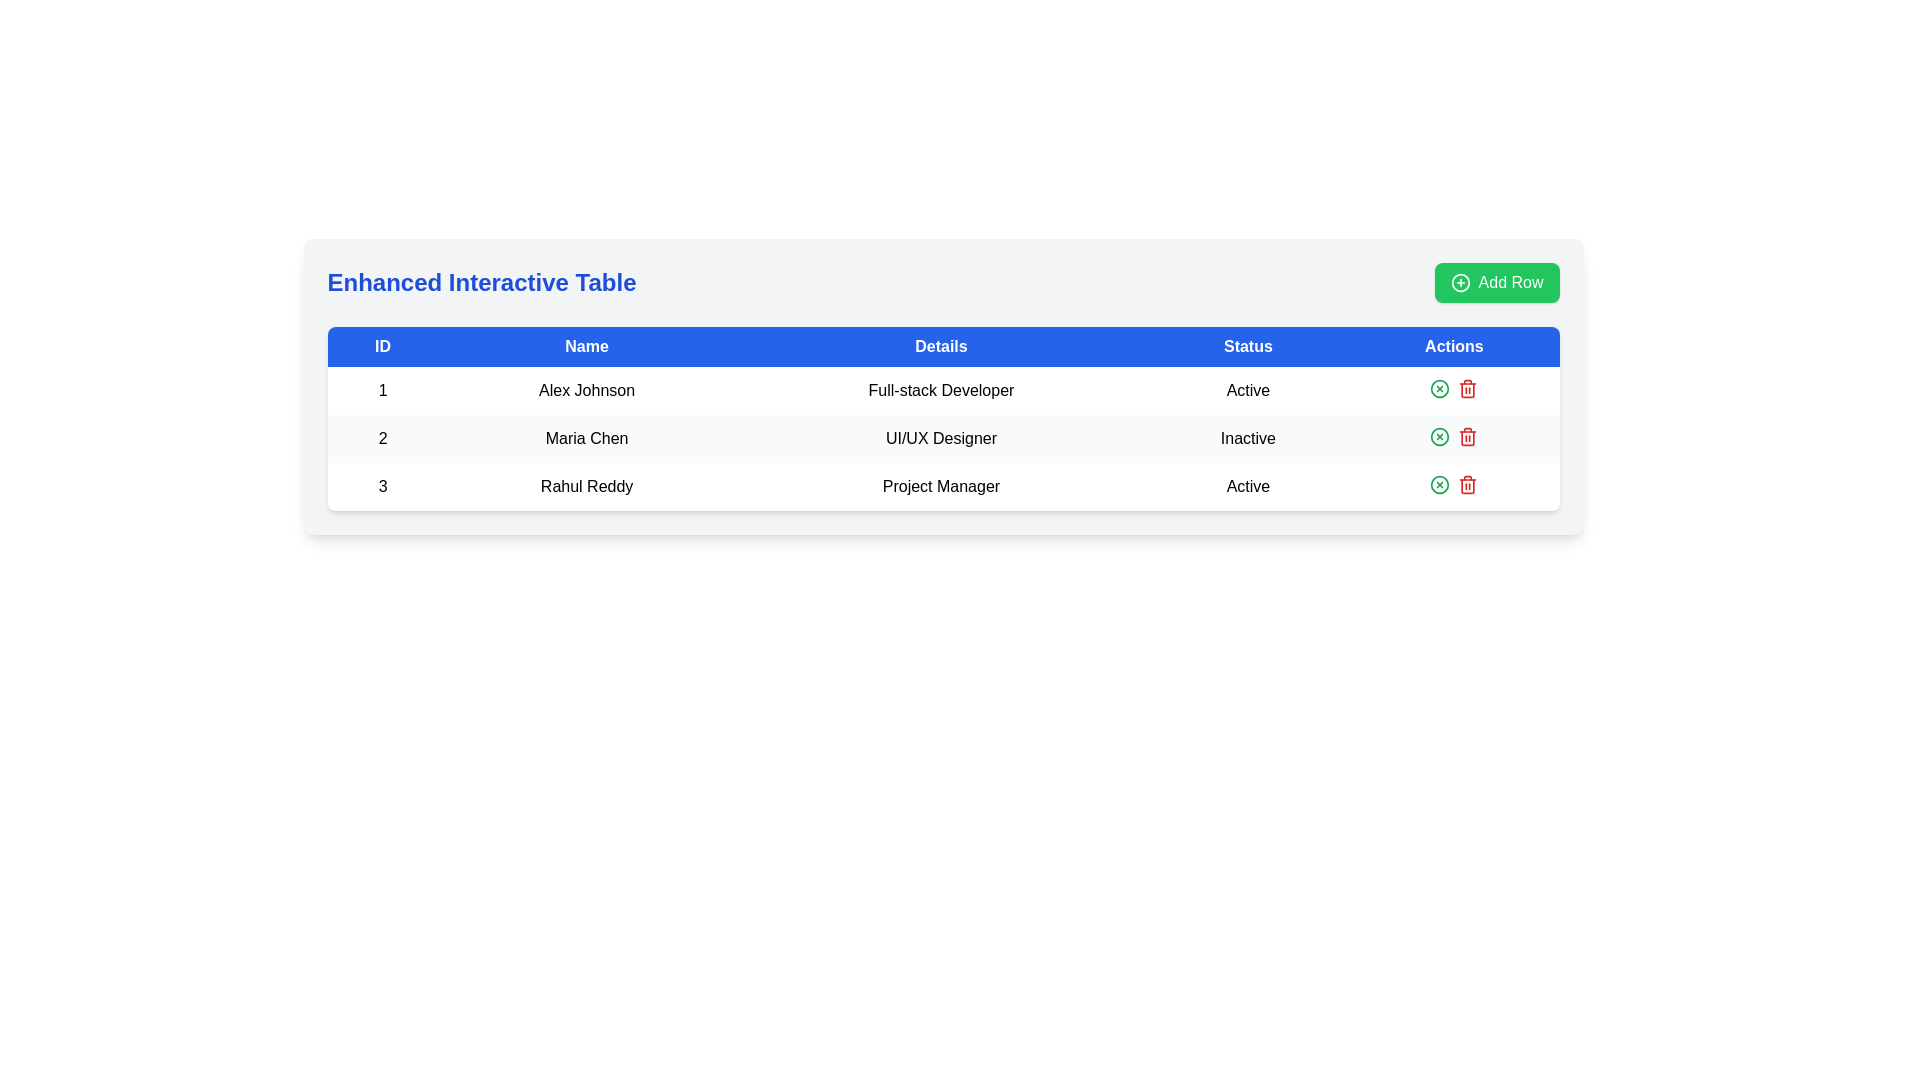 This screenshot has width=1920, height=1080. Describe the element at coordinates (1454, 389) in the screenshot. I see `the grouped action element containing two interactive icons in the 'Actions' column of the first row for 'Alex Johnson - Full-stack Developer'` at that location.